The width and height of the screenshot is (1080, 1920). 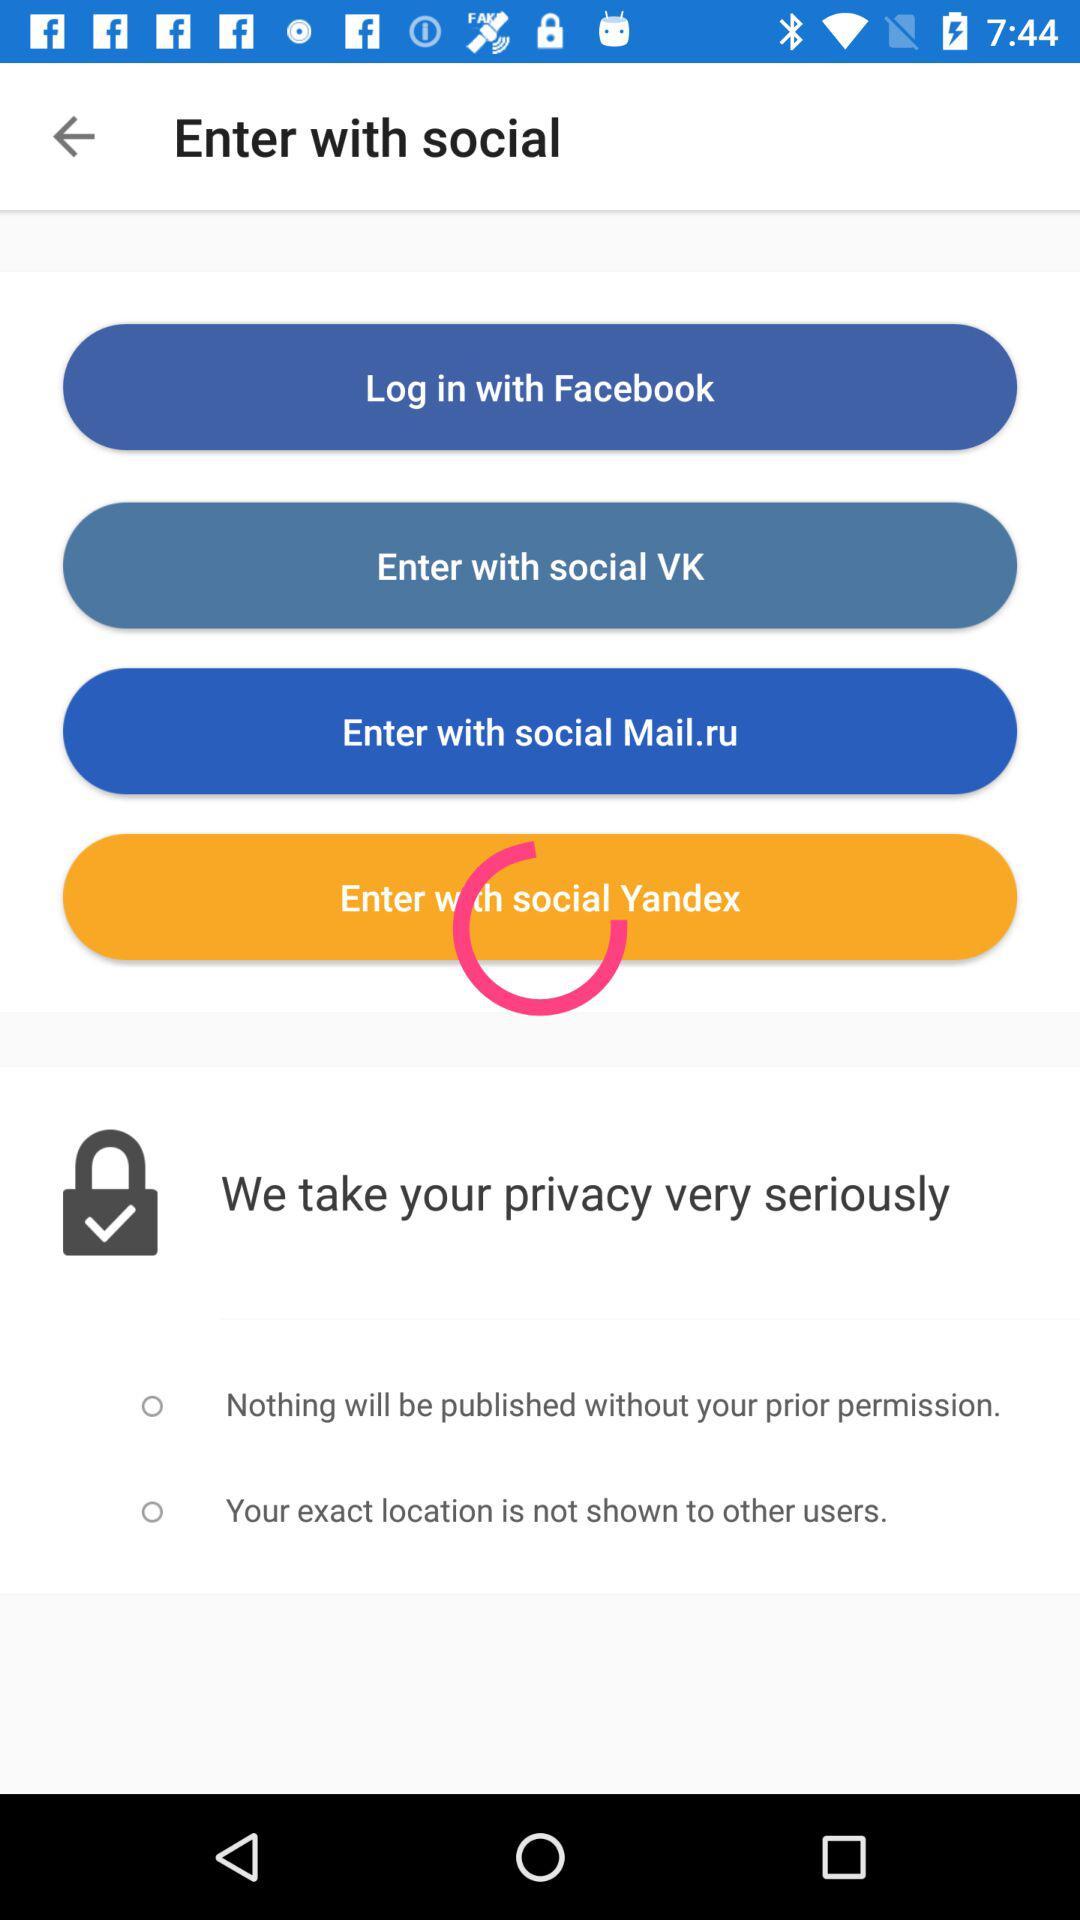 I want to click on the icon to the left of the enter with social, so click(x=72, y=135).